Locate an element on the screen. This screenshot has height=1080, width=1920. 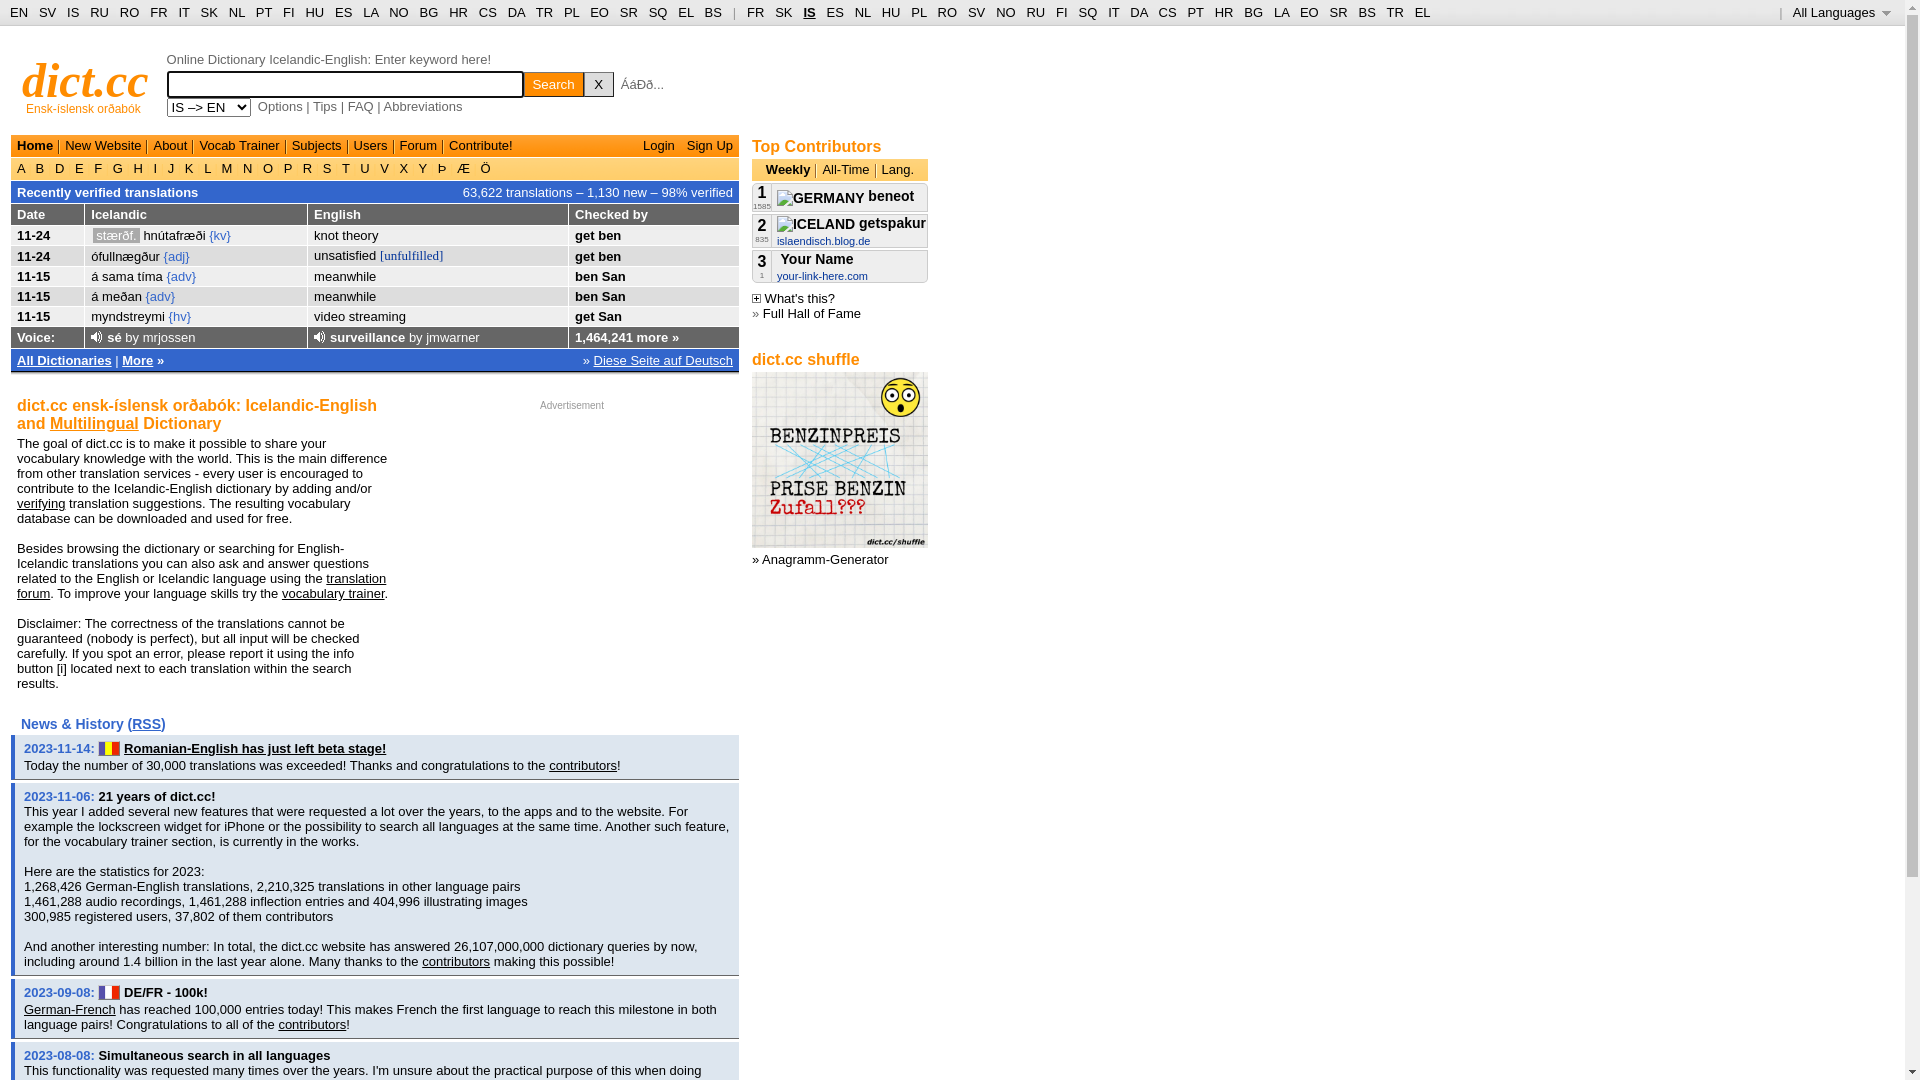
'F' is located at coordinates (97, 167).